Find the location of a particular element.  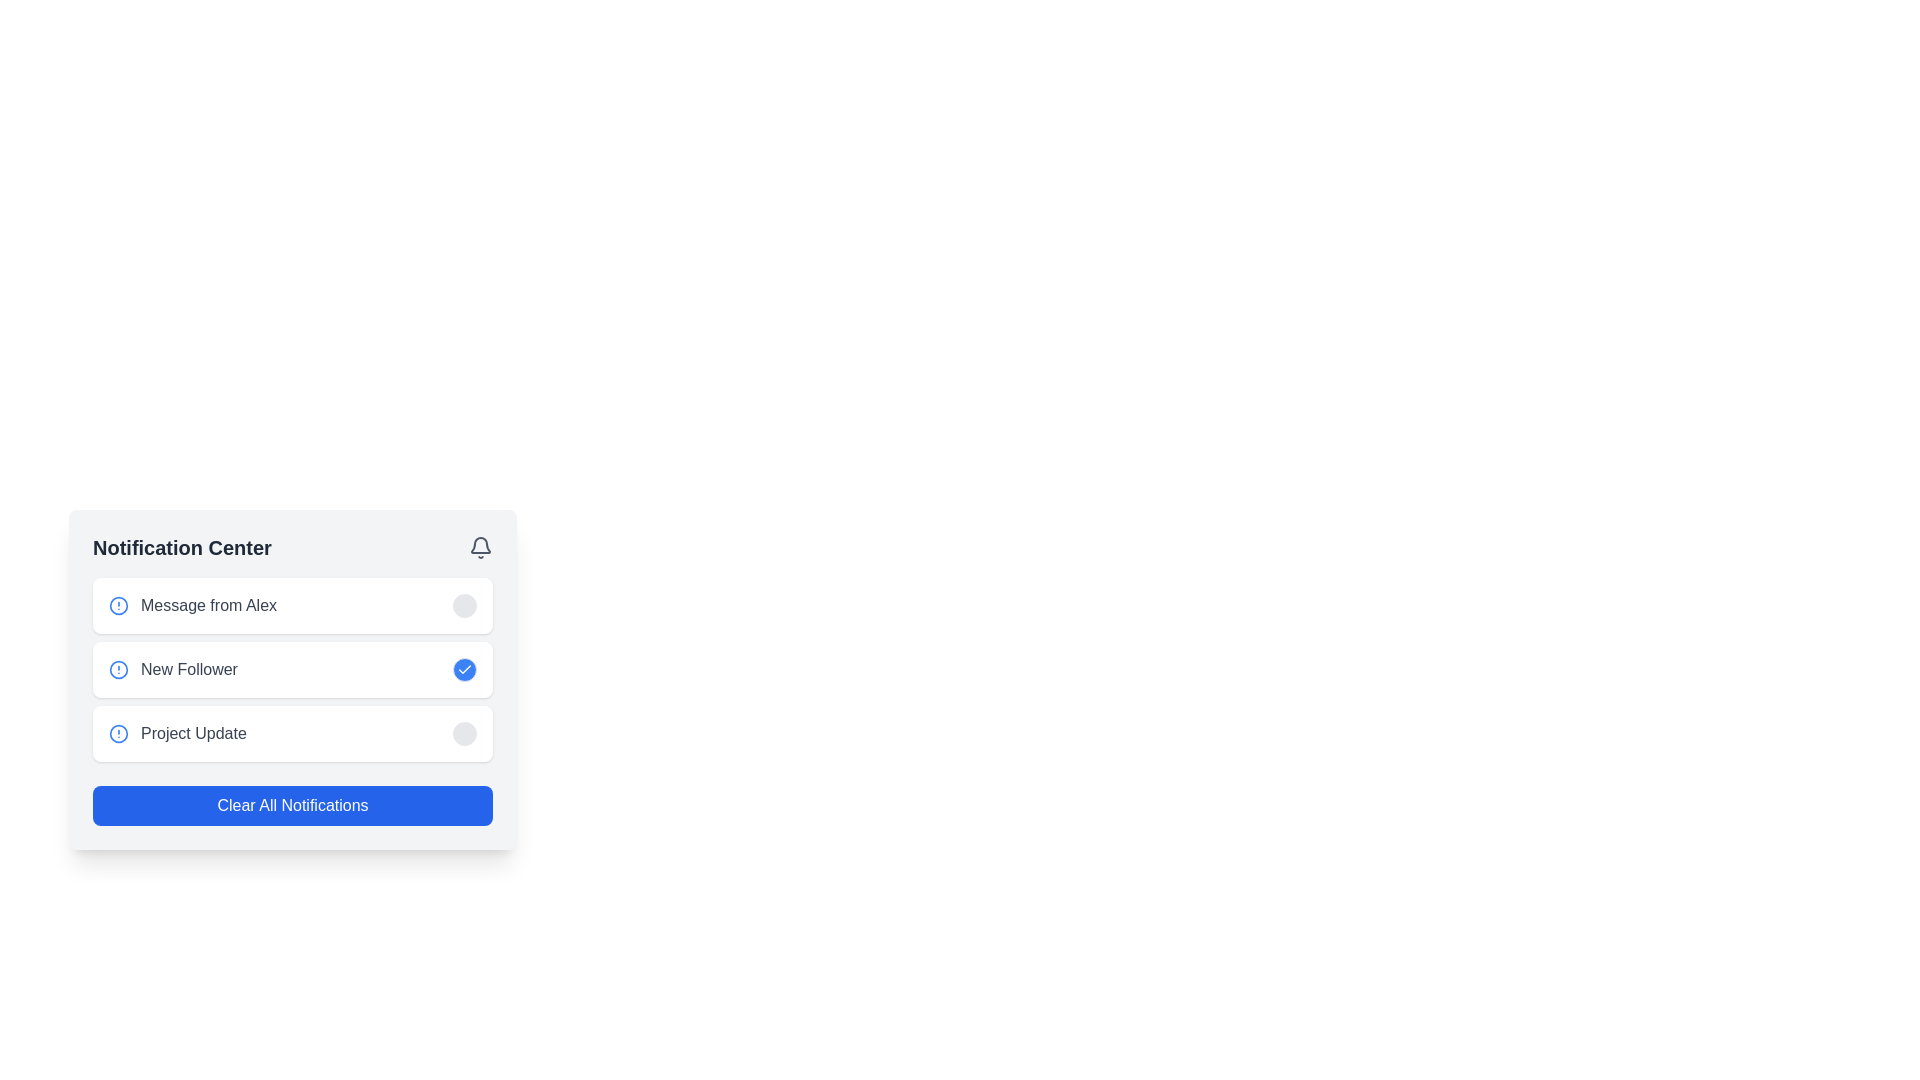

the 'Project Update' notification entry in the Notification Center is located at coordinates (177, 733).